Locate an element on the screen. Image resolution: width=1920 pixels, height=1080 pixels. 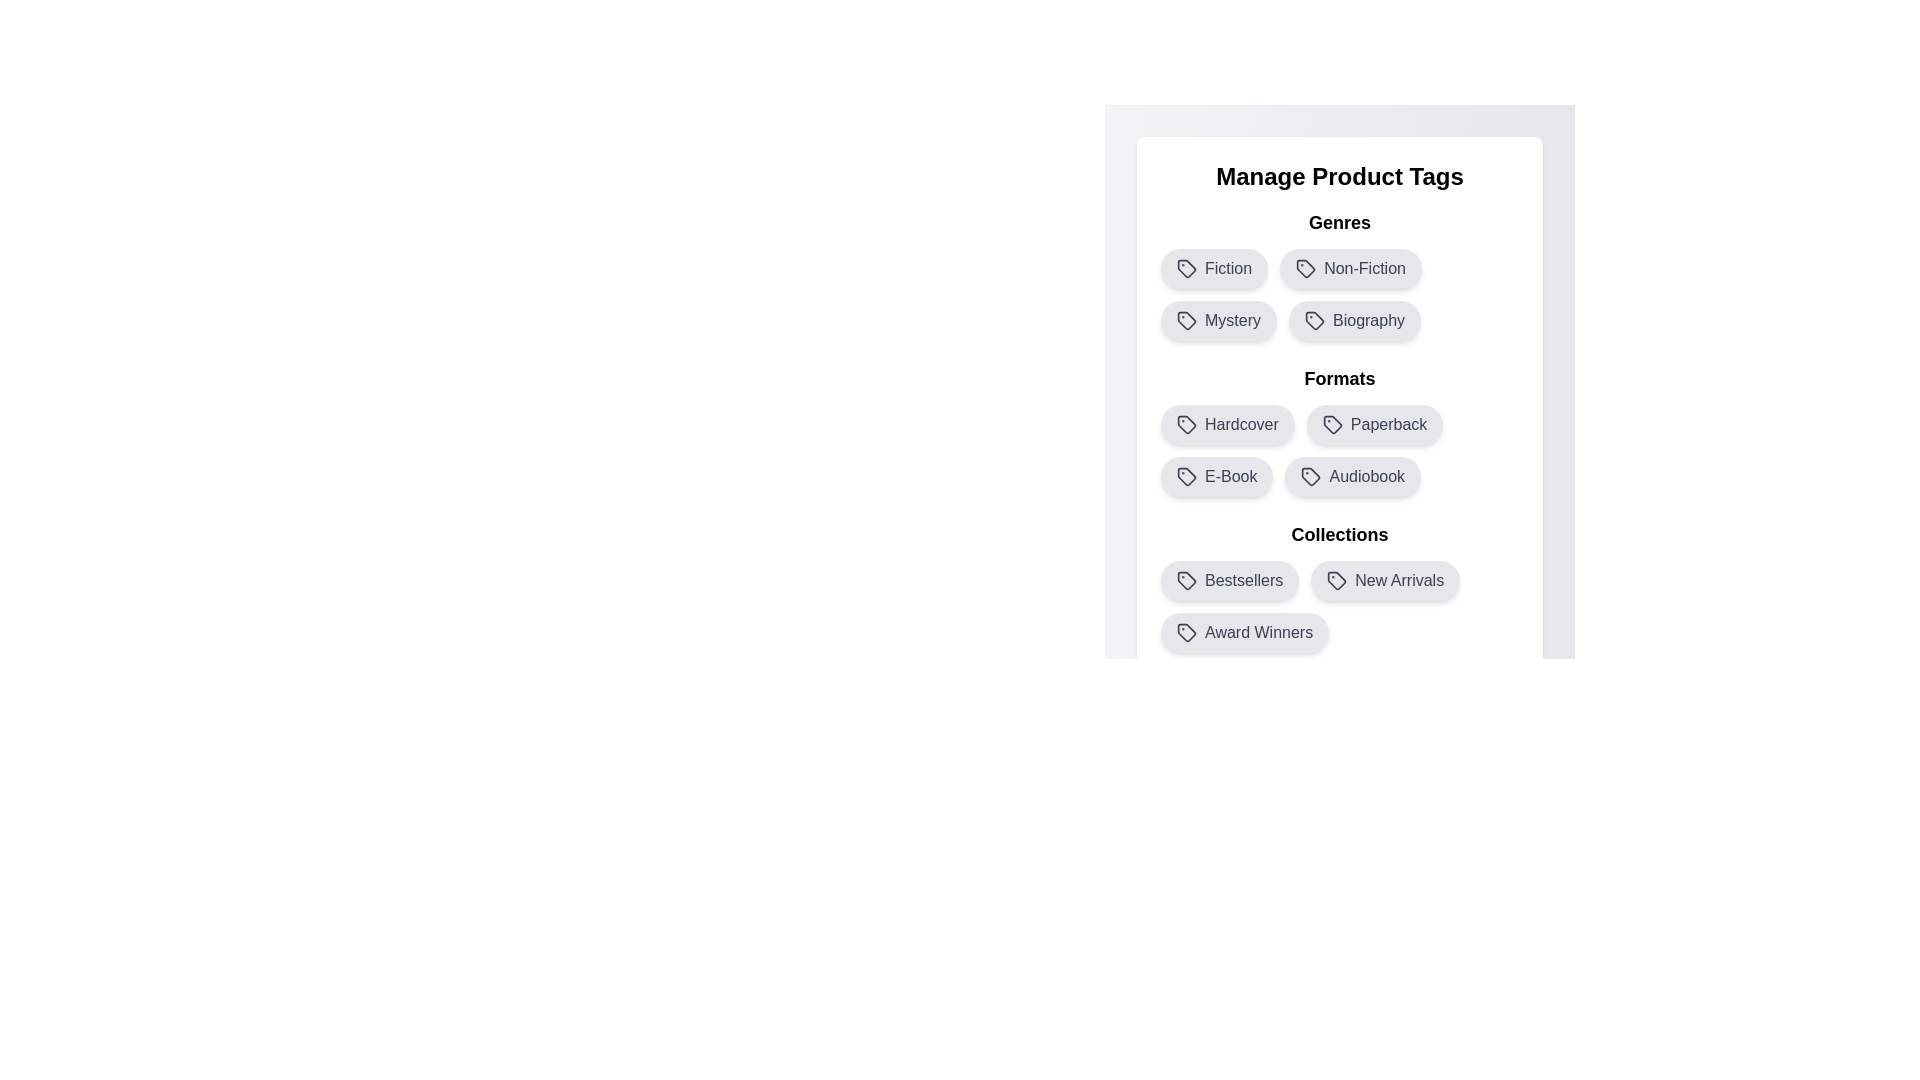
the tag icon representing 'Non-Fiction' located in the top-right corner of the 'Genres' group is located at coordinates (1305, 266).